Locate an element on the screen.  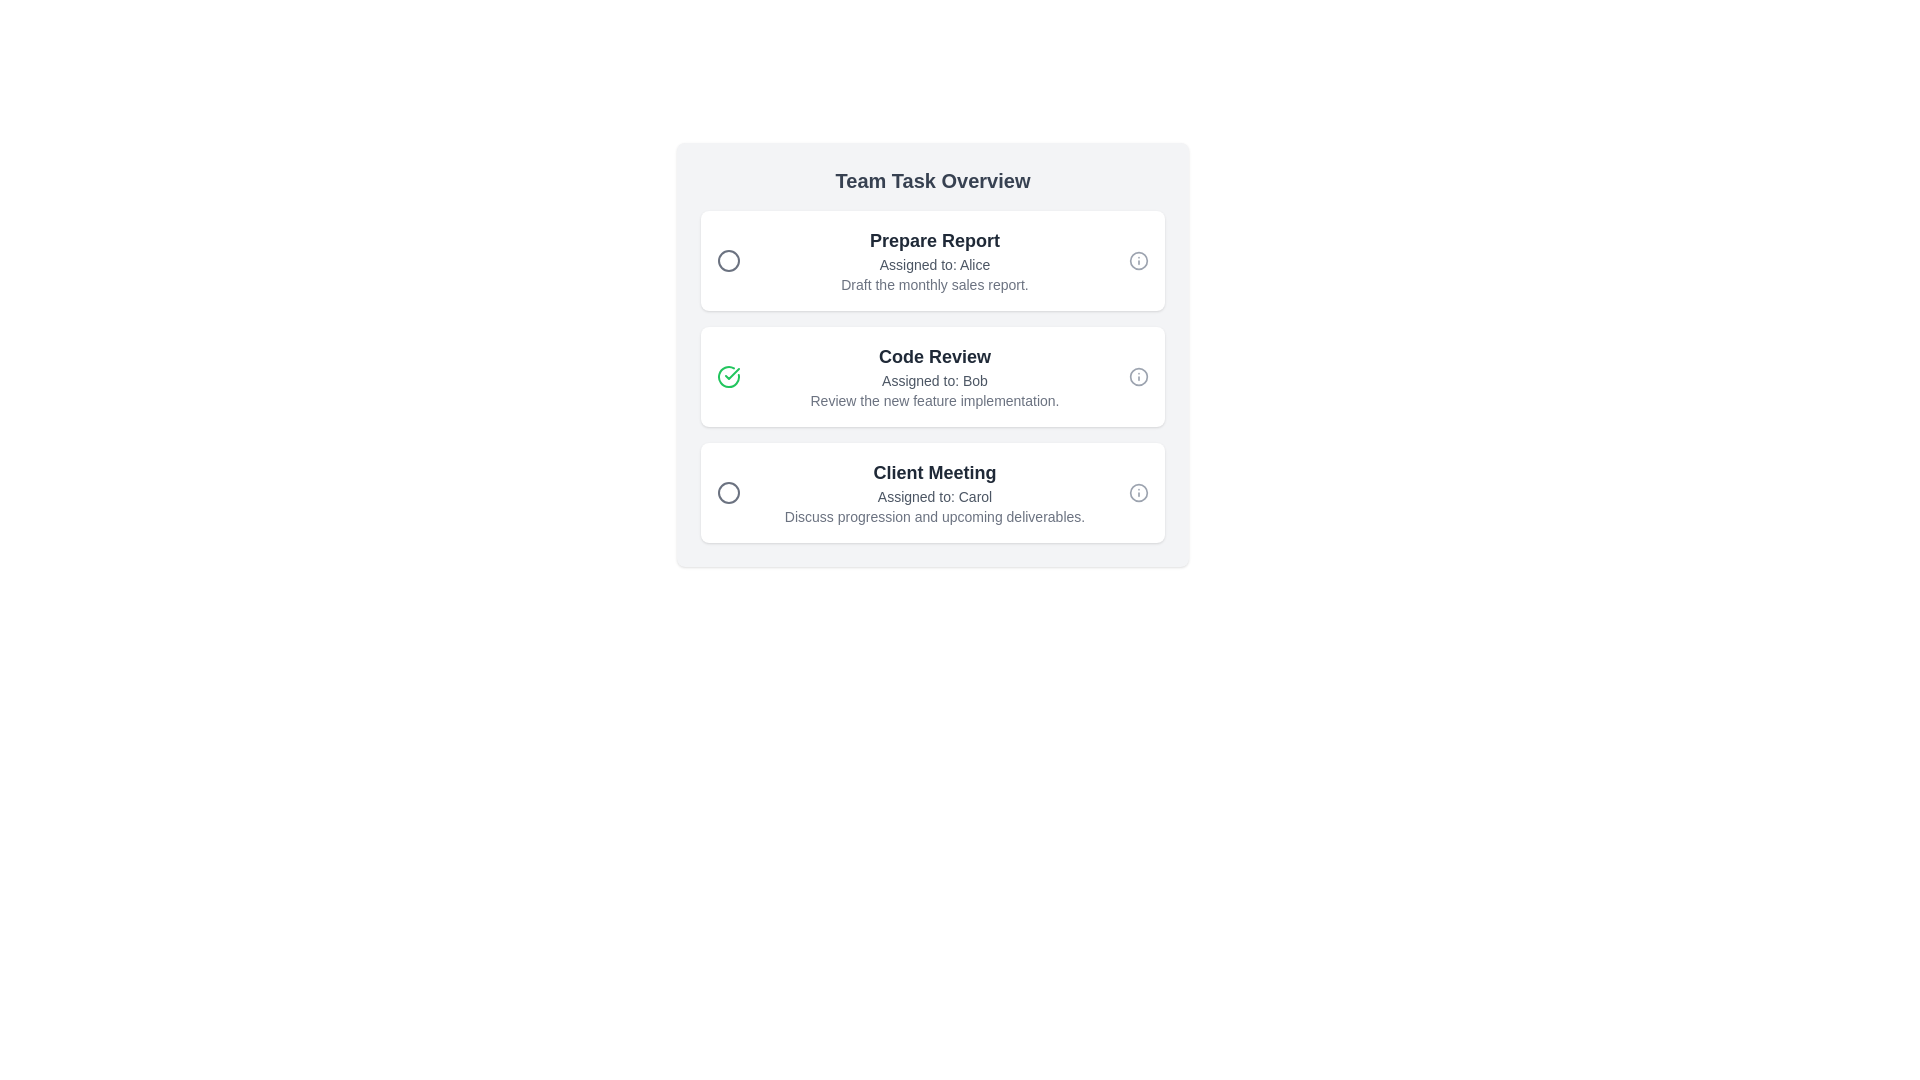
the 'Code Review' text label element by moving the cursor to its center point is located at coordinates (934, 356).